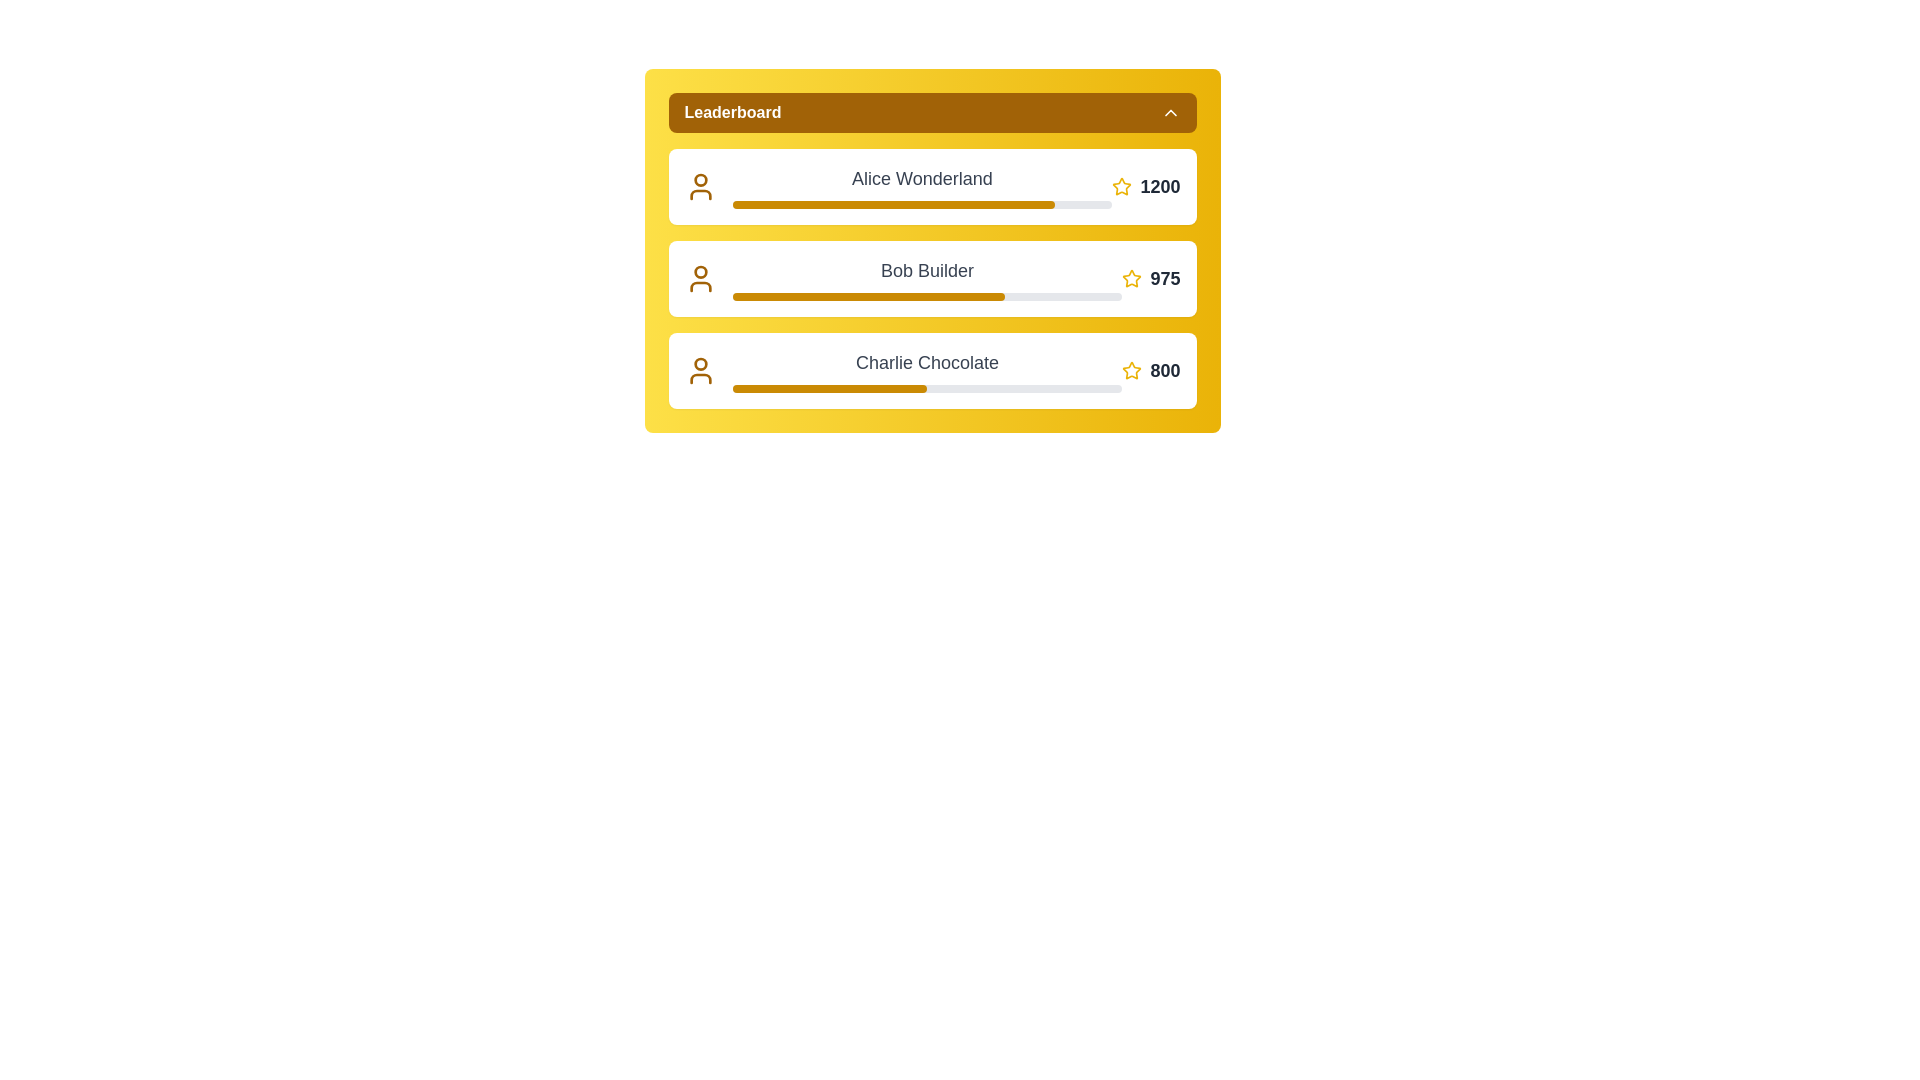 The height and width of the screenshot is (1080, 1920). Describe the element at coordinates (926, 362) in the screenshot. I see `the text label displaying 'Charlie Chocolate', which is the third entry in the leaderboard, positioned near a progress bar and a yellow star symbol` at that location.